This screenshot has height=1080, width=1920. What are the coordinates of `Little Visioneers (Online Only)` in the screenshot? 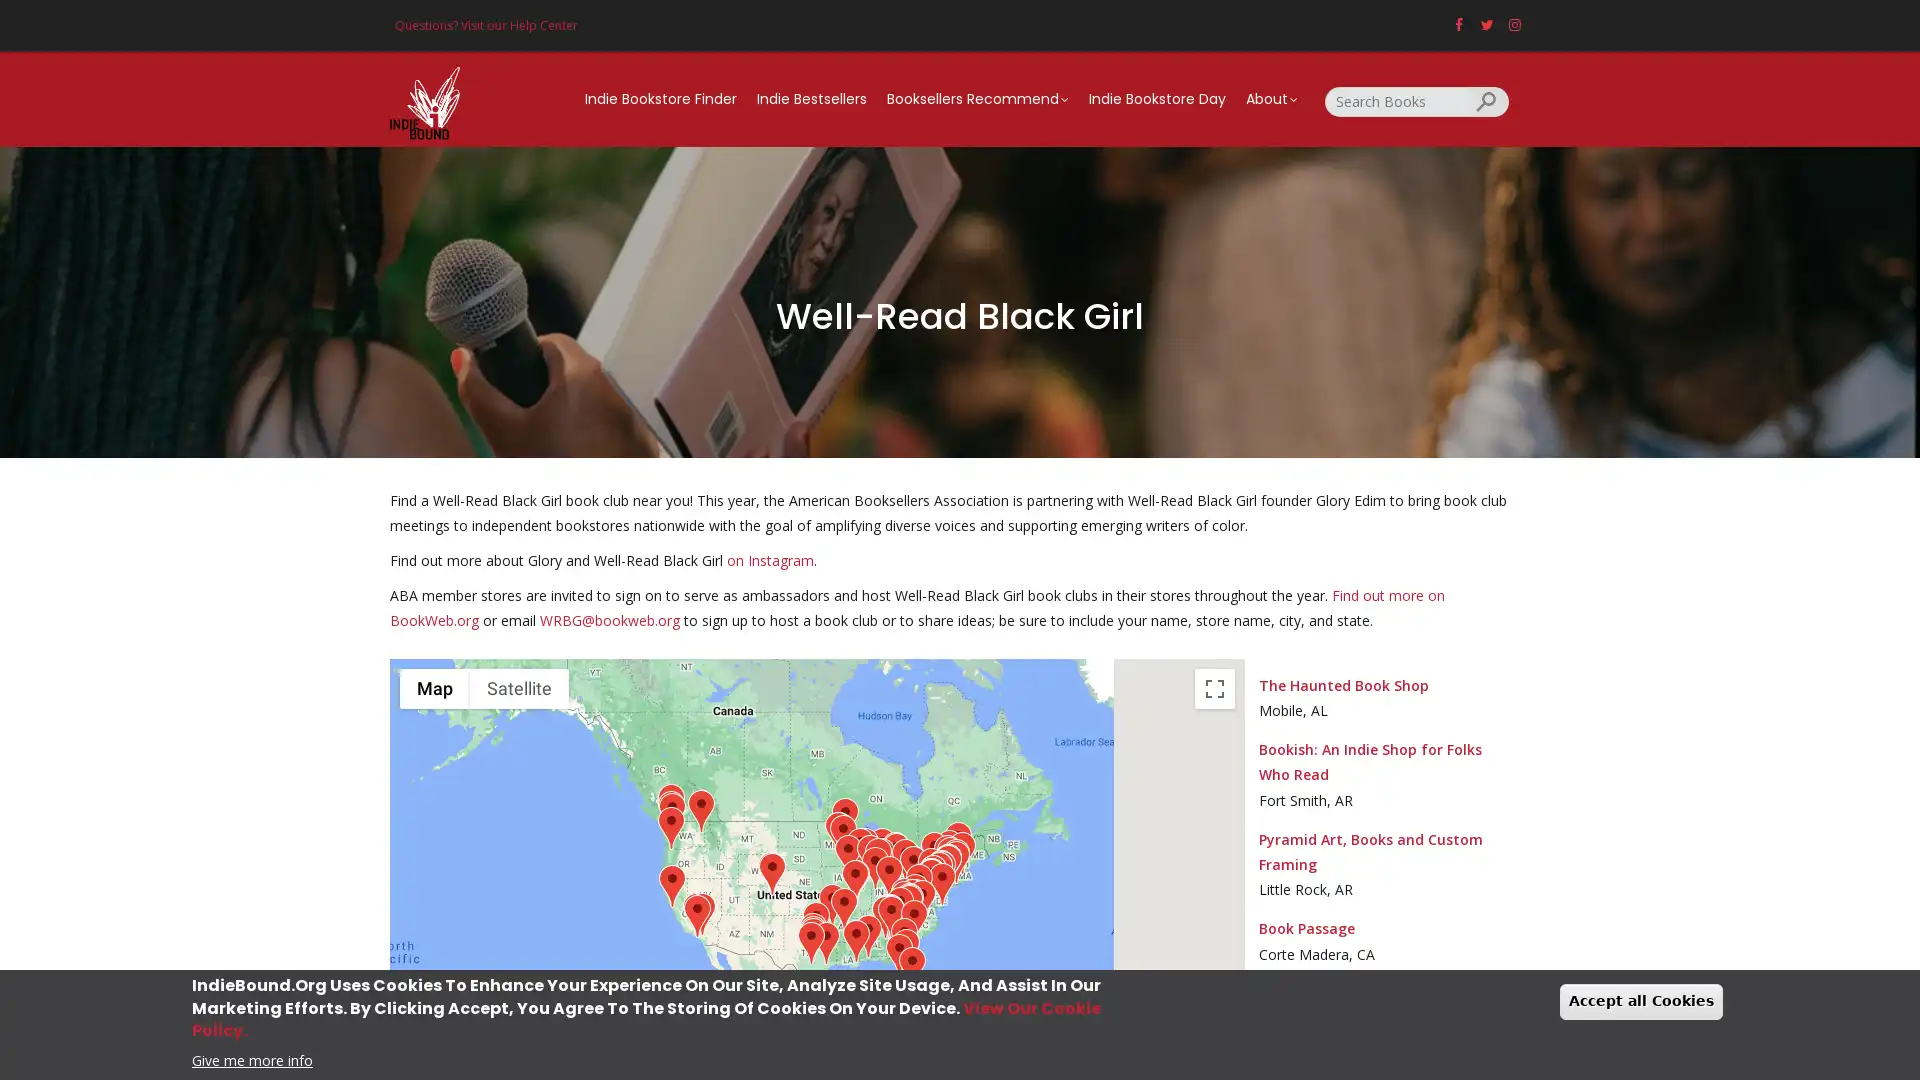 It's located at (695, 913).